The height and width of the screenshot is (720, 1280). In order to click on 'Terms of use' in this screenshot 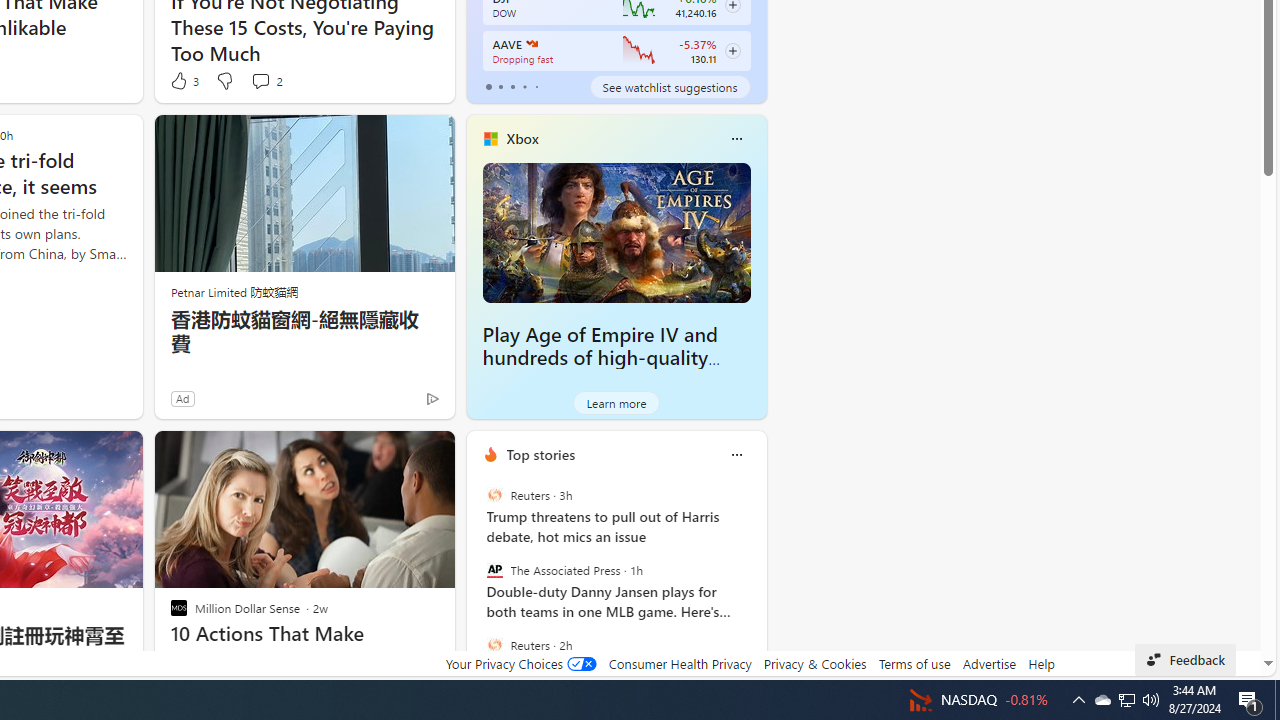, I will do `click(913, 663)`.